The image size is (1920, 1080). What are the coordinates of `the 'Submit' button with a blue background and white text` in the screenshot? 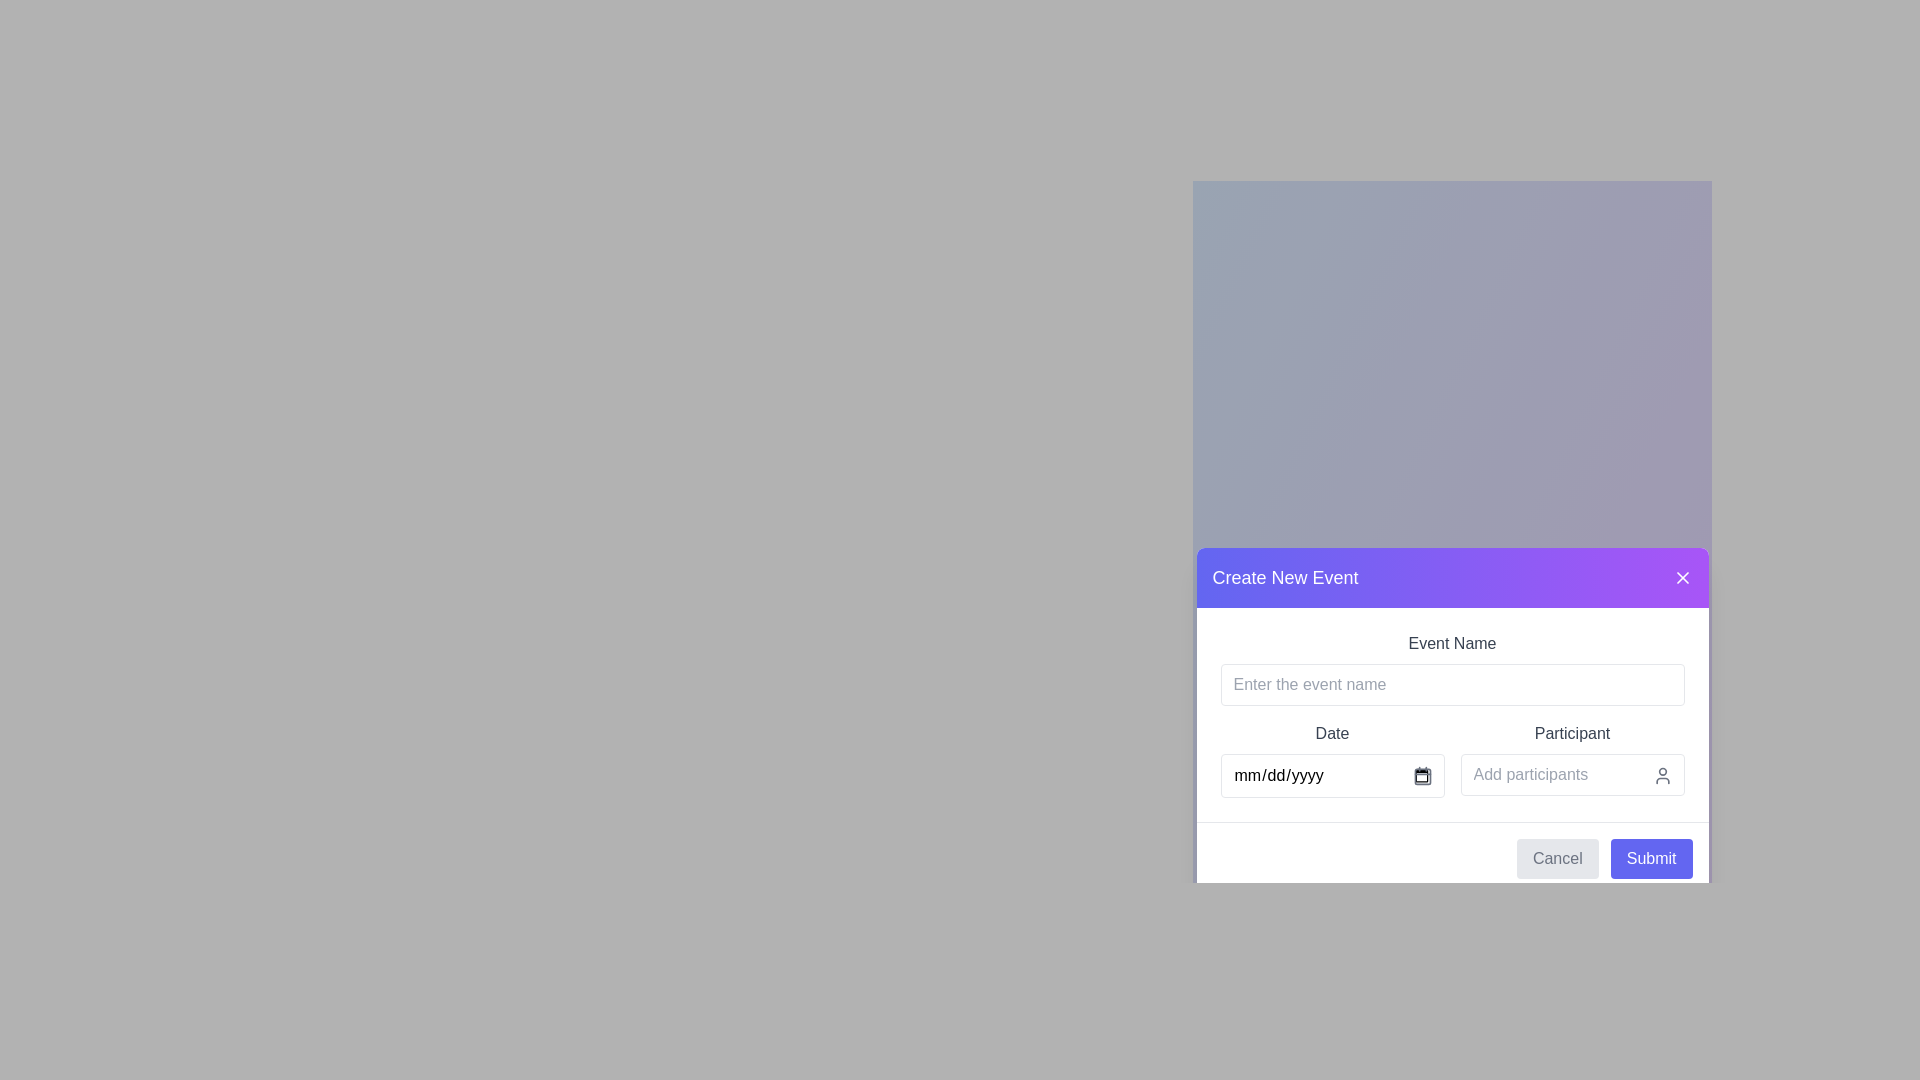 It's located at (1651, 857).